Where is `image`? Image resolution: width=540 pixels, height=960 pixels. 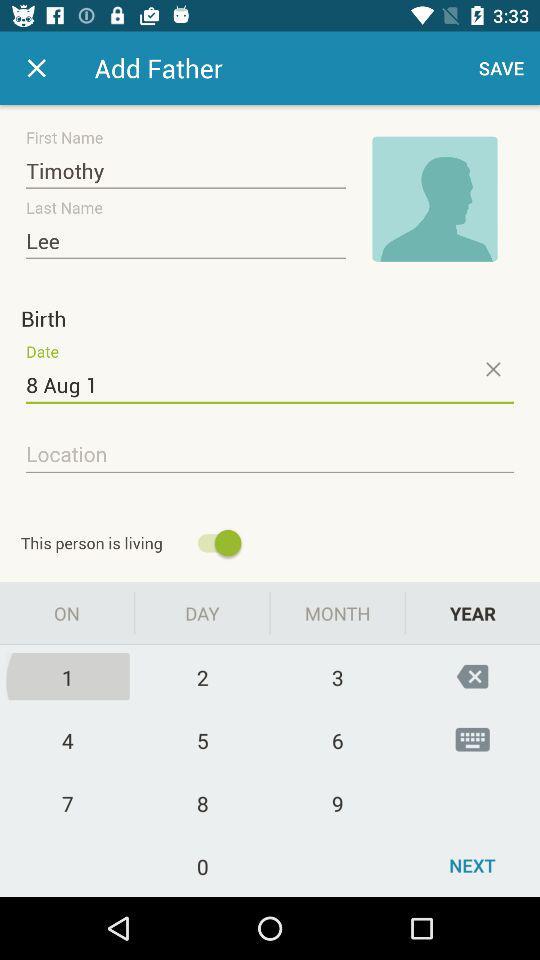 image is located at coordinates (434, 199).